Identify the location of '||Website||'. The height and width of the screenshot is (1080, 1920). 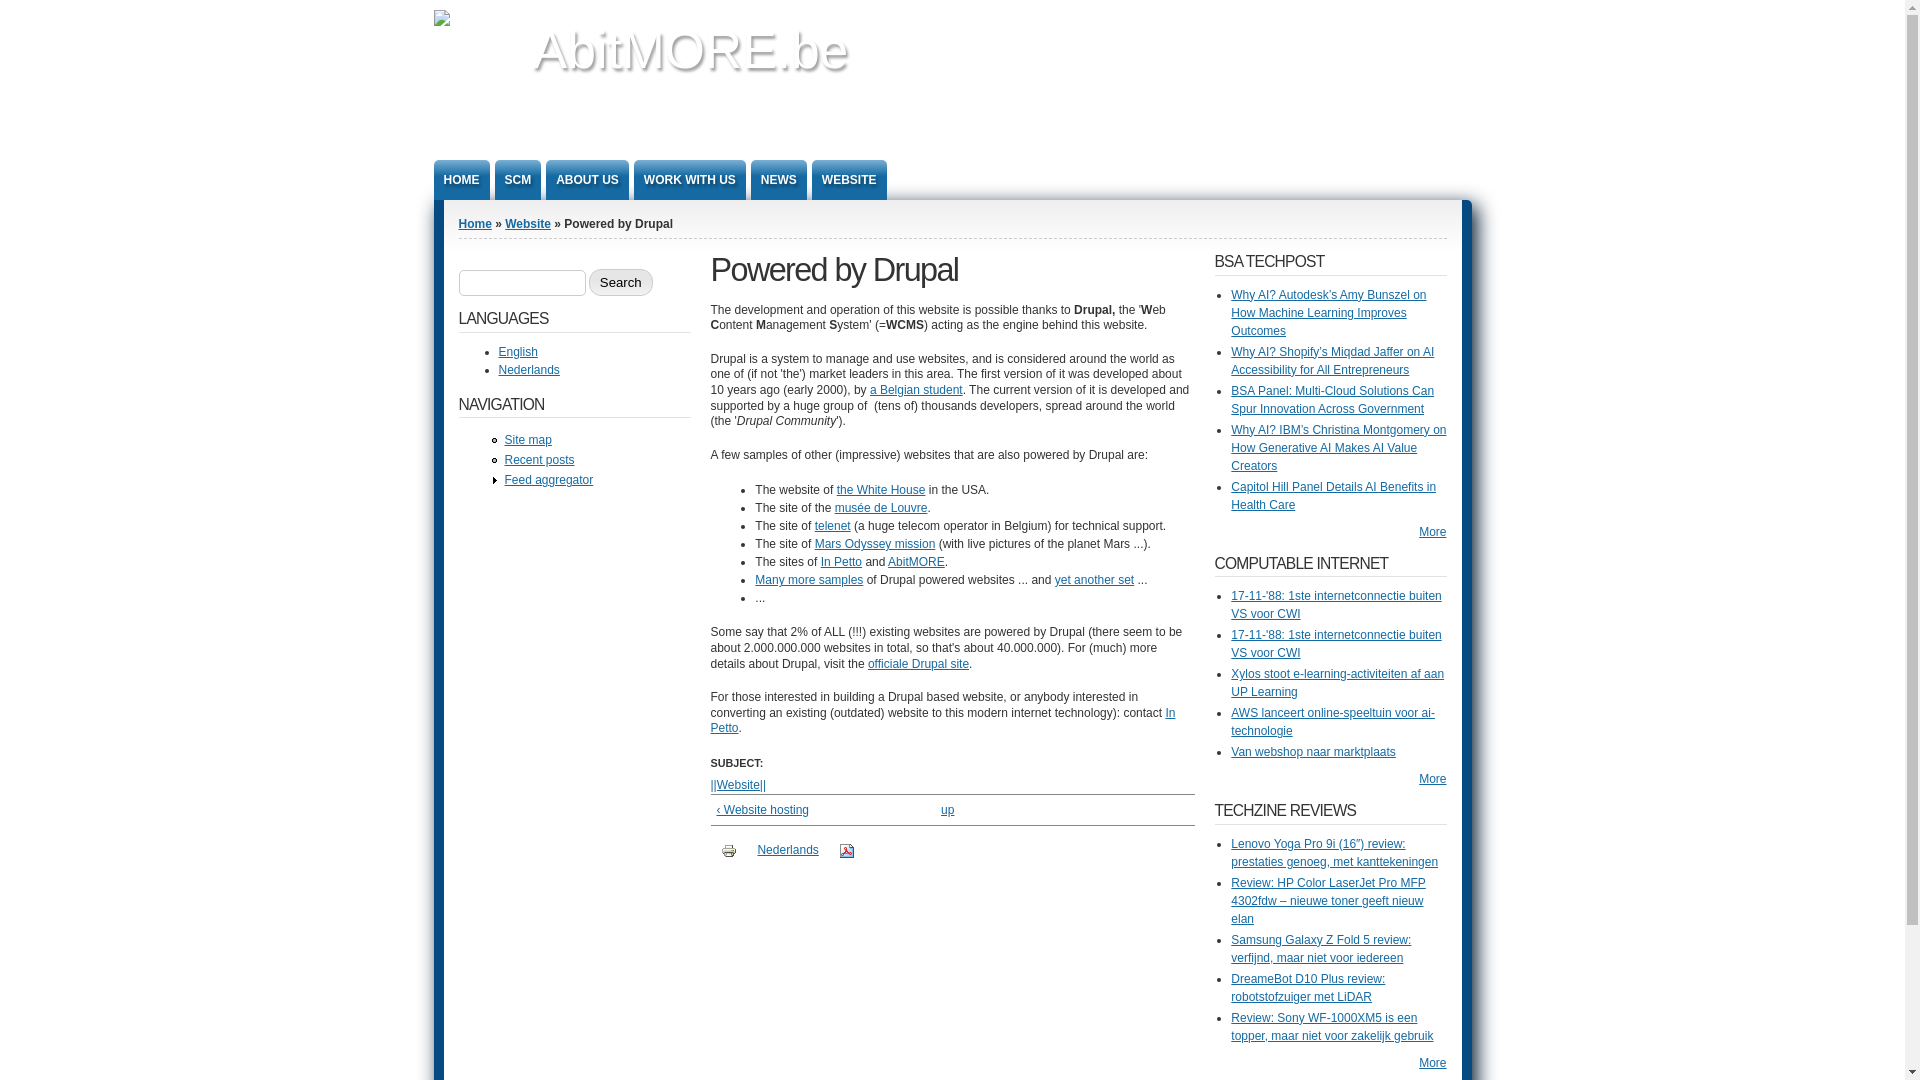
(737, 784).